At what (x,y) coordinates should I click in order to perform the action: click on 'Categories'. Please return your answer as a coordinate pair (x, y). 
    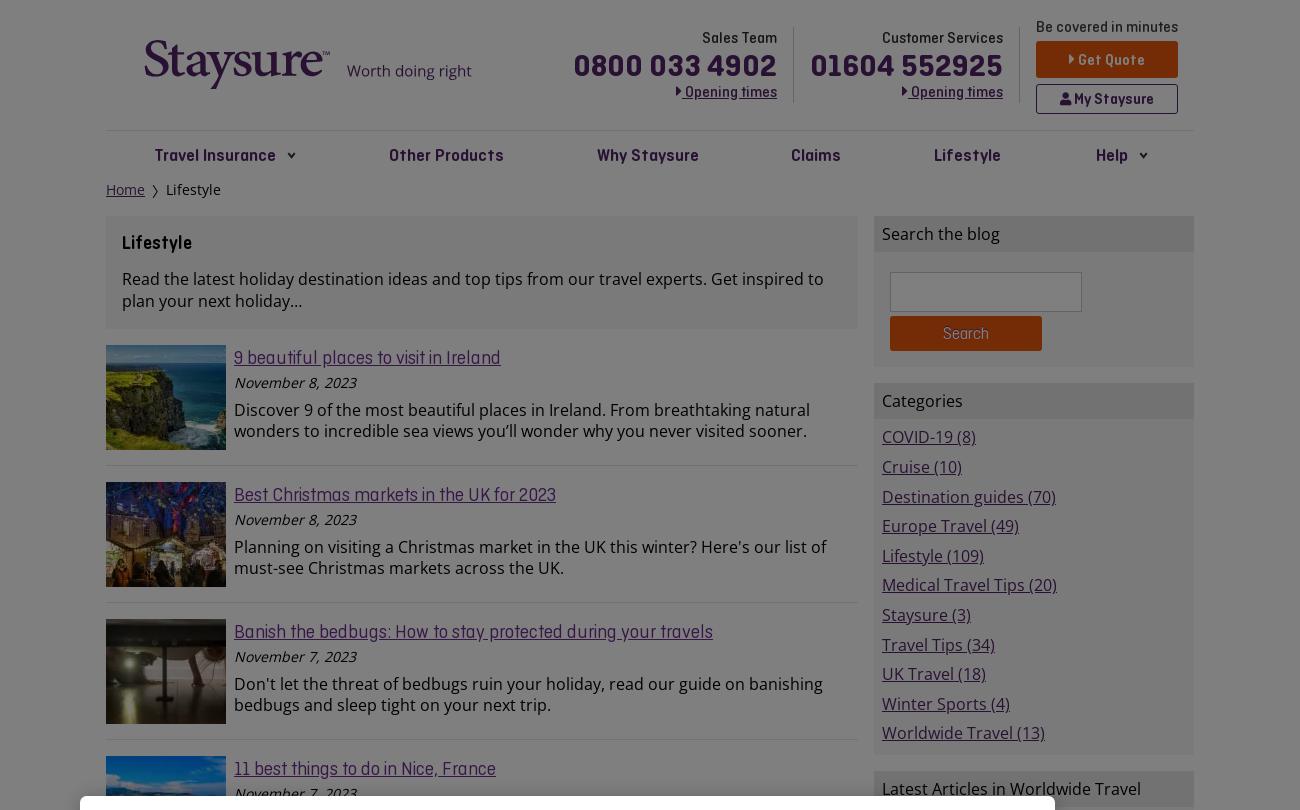
    Looking at the image, I should click on (922, 400).